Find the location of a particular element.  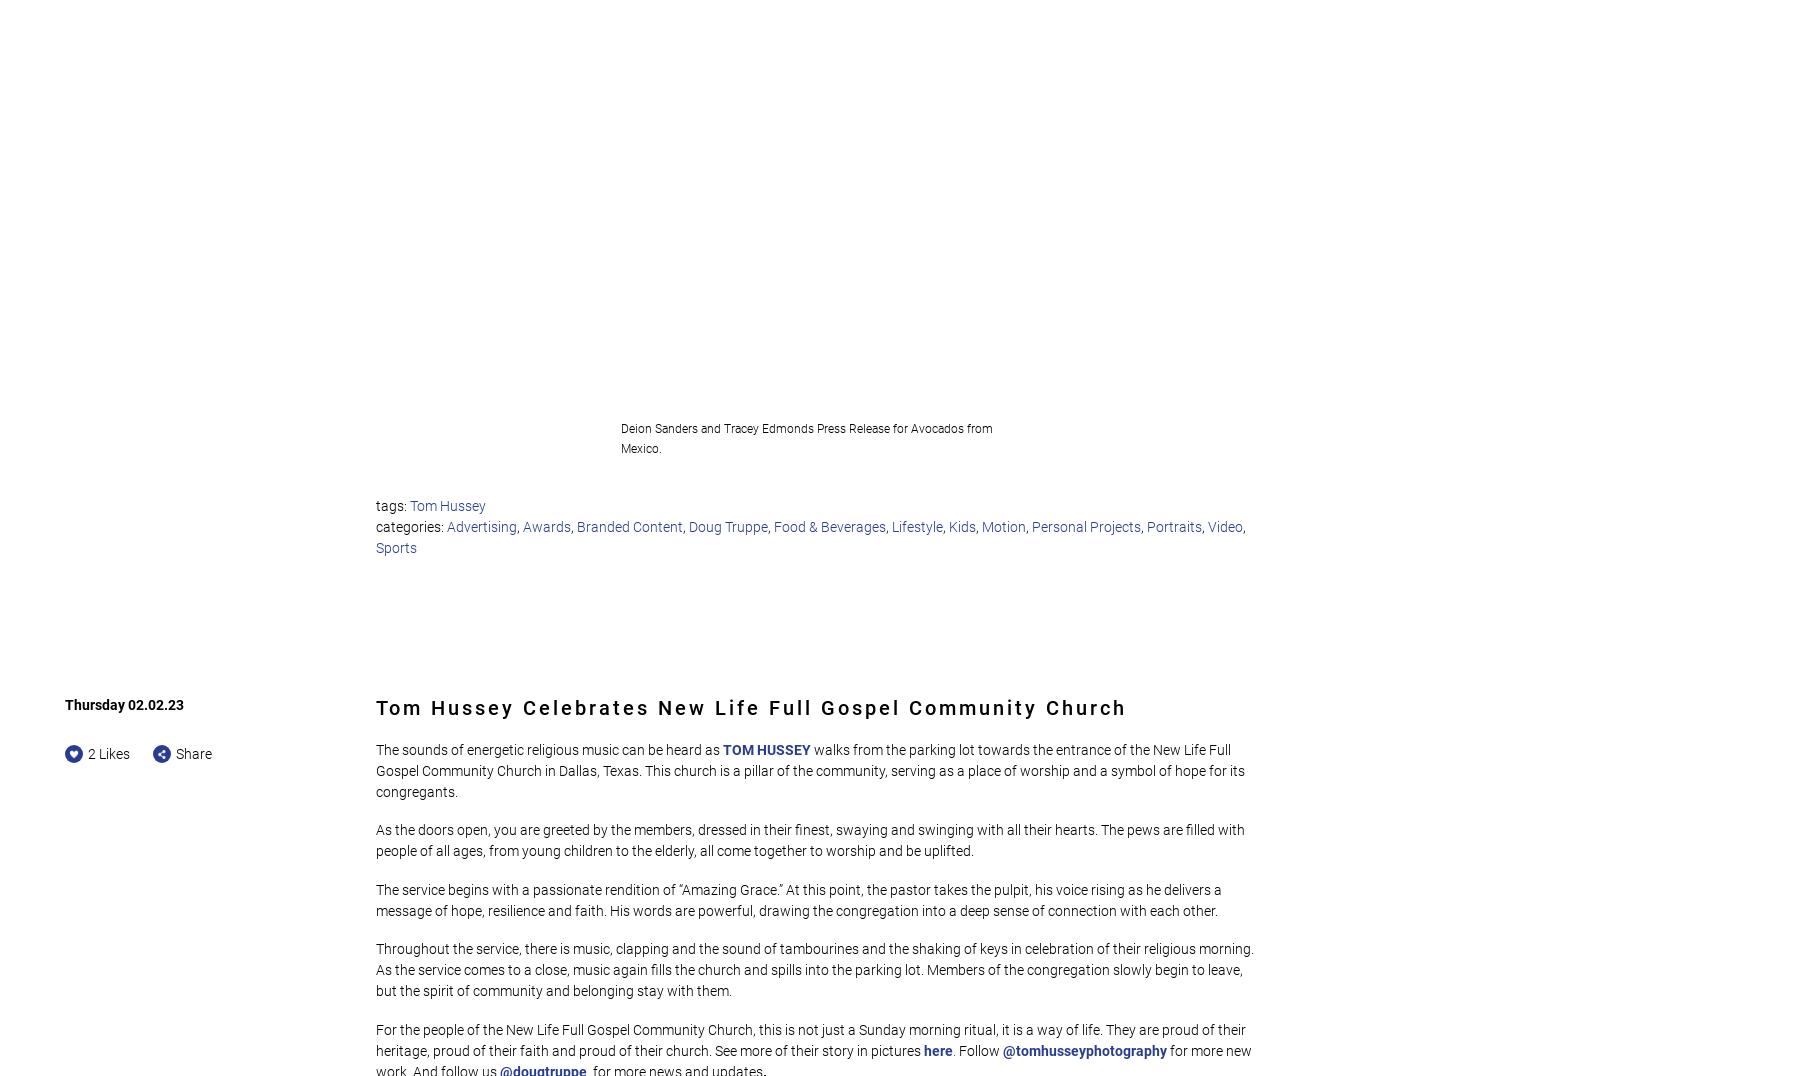

'Awards' is located at coordinates (546, 525).